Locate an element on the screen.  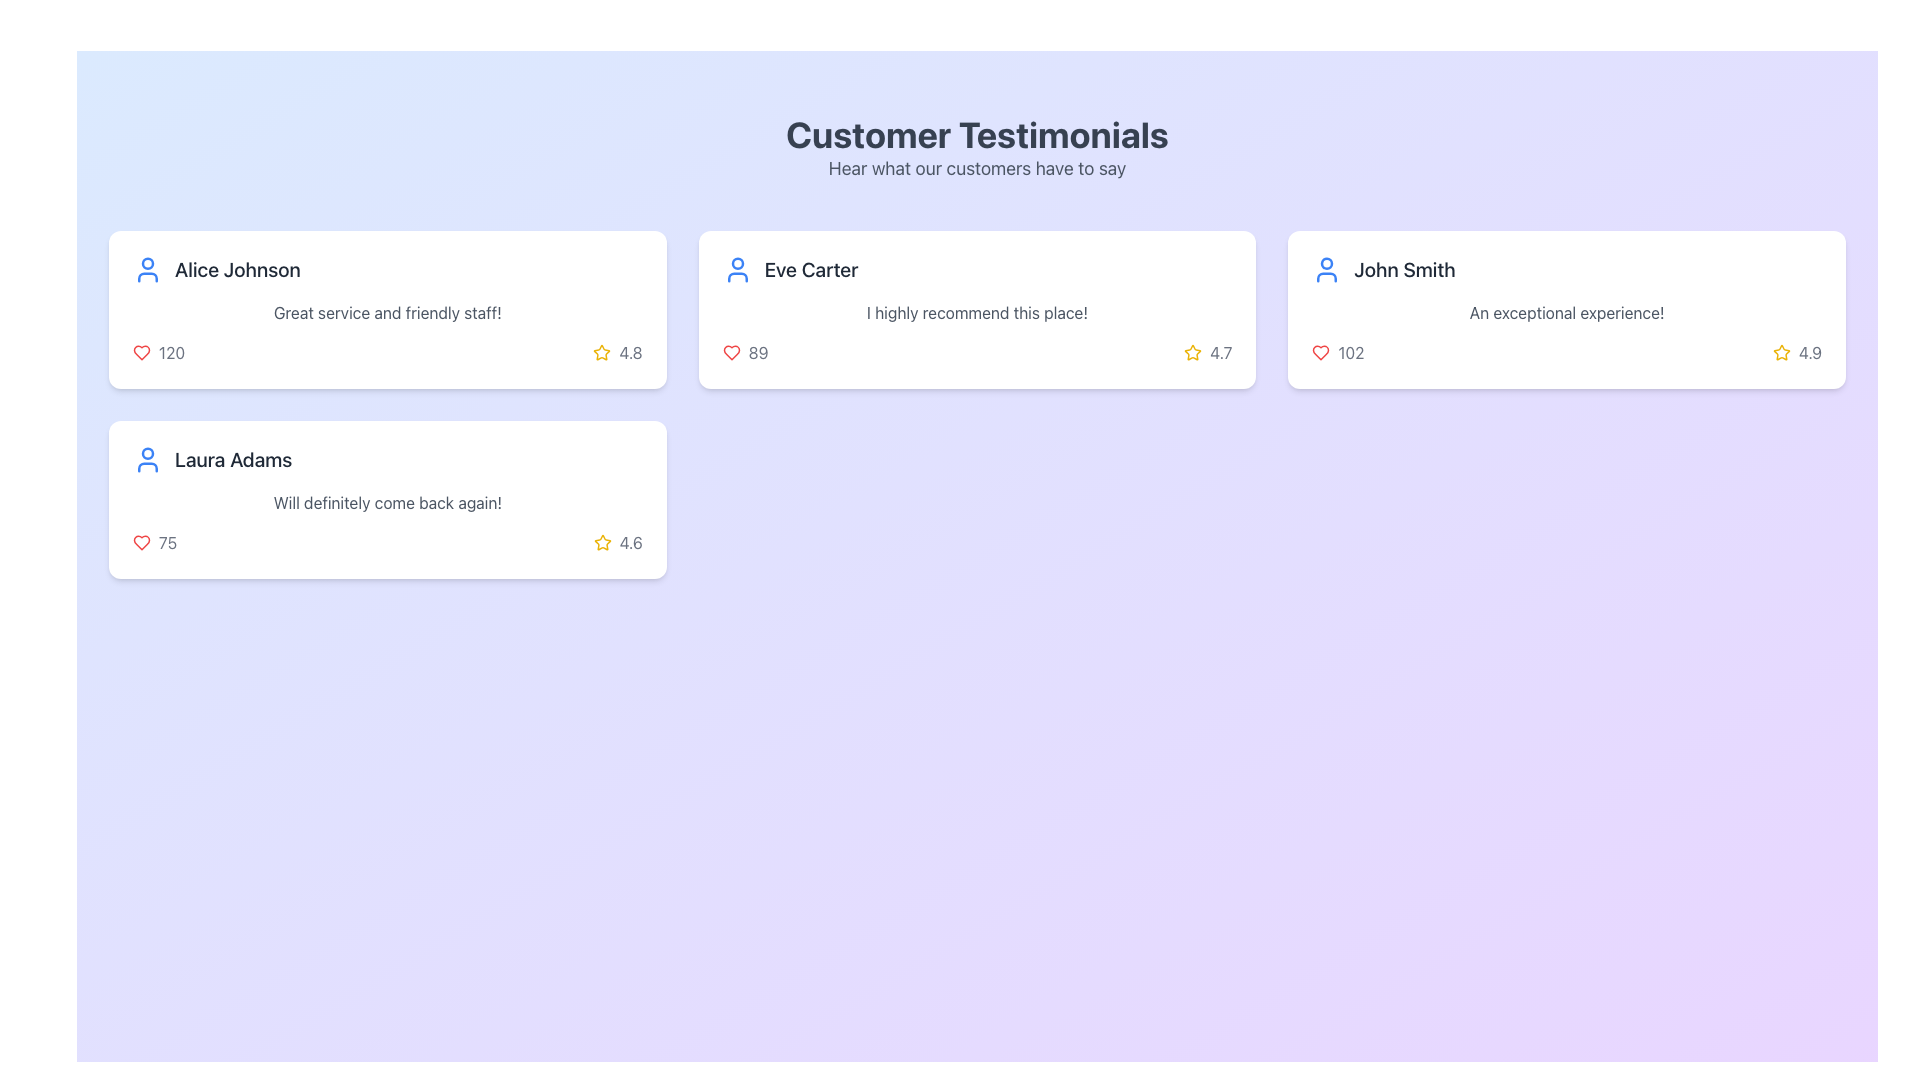
testimonial text displayed in the text label located in the third card from the left on the top row, positioned below 'John Smith' and above the reaction metrics is located at coordinates (1566, 312).